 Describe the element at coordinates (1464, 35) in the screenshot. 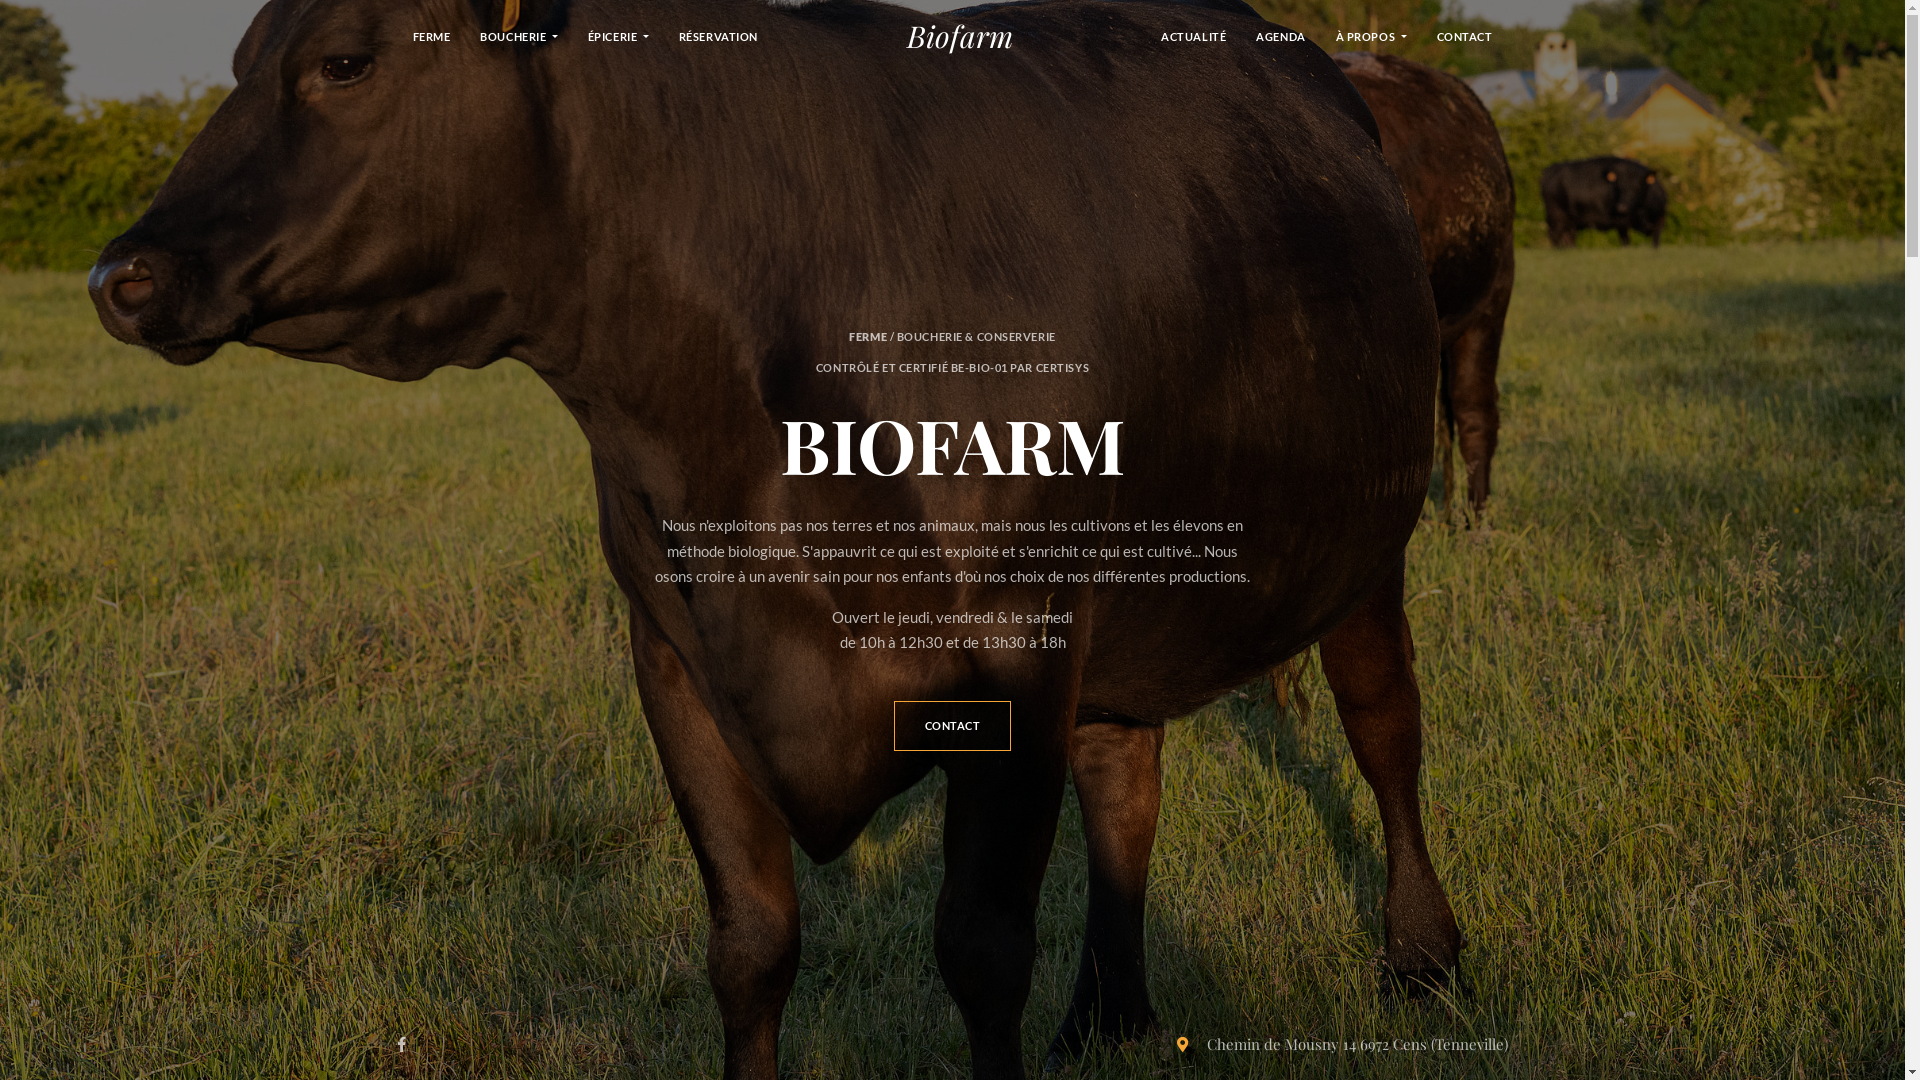

I see `'CONTACT'` at that location.